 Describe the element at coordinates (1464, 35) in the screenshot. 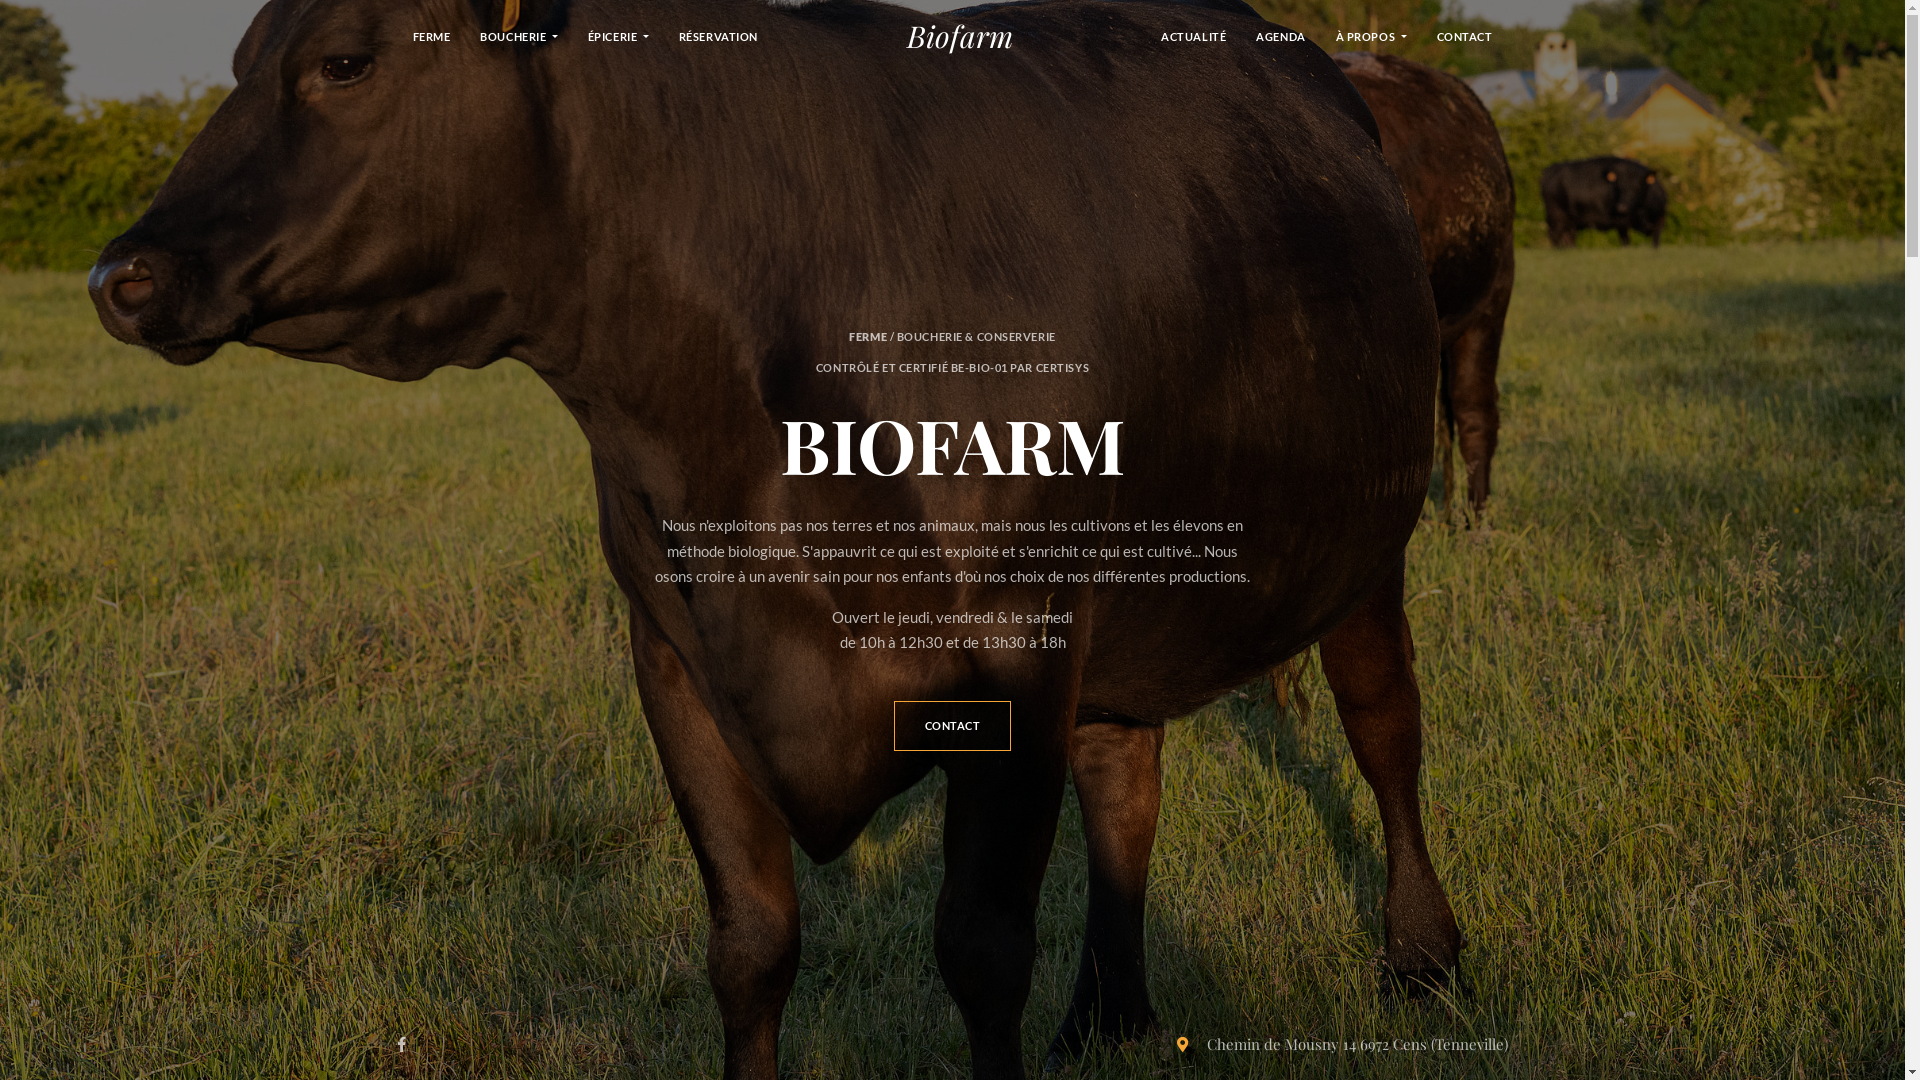

I see `'CONTACT'` at that location.